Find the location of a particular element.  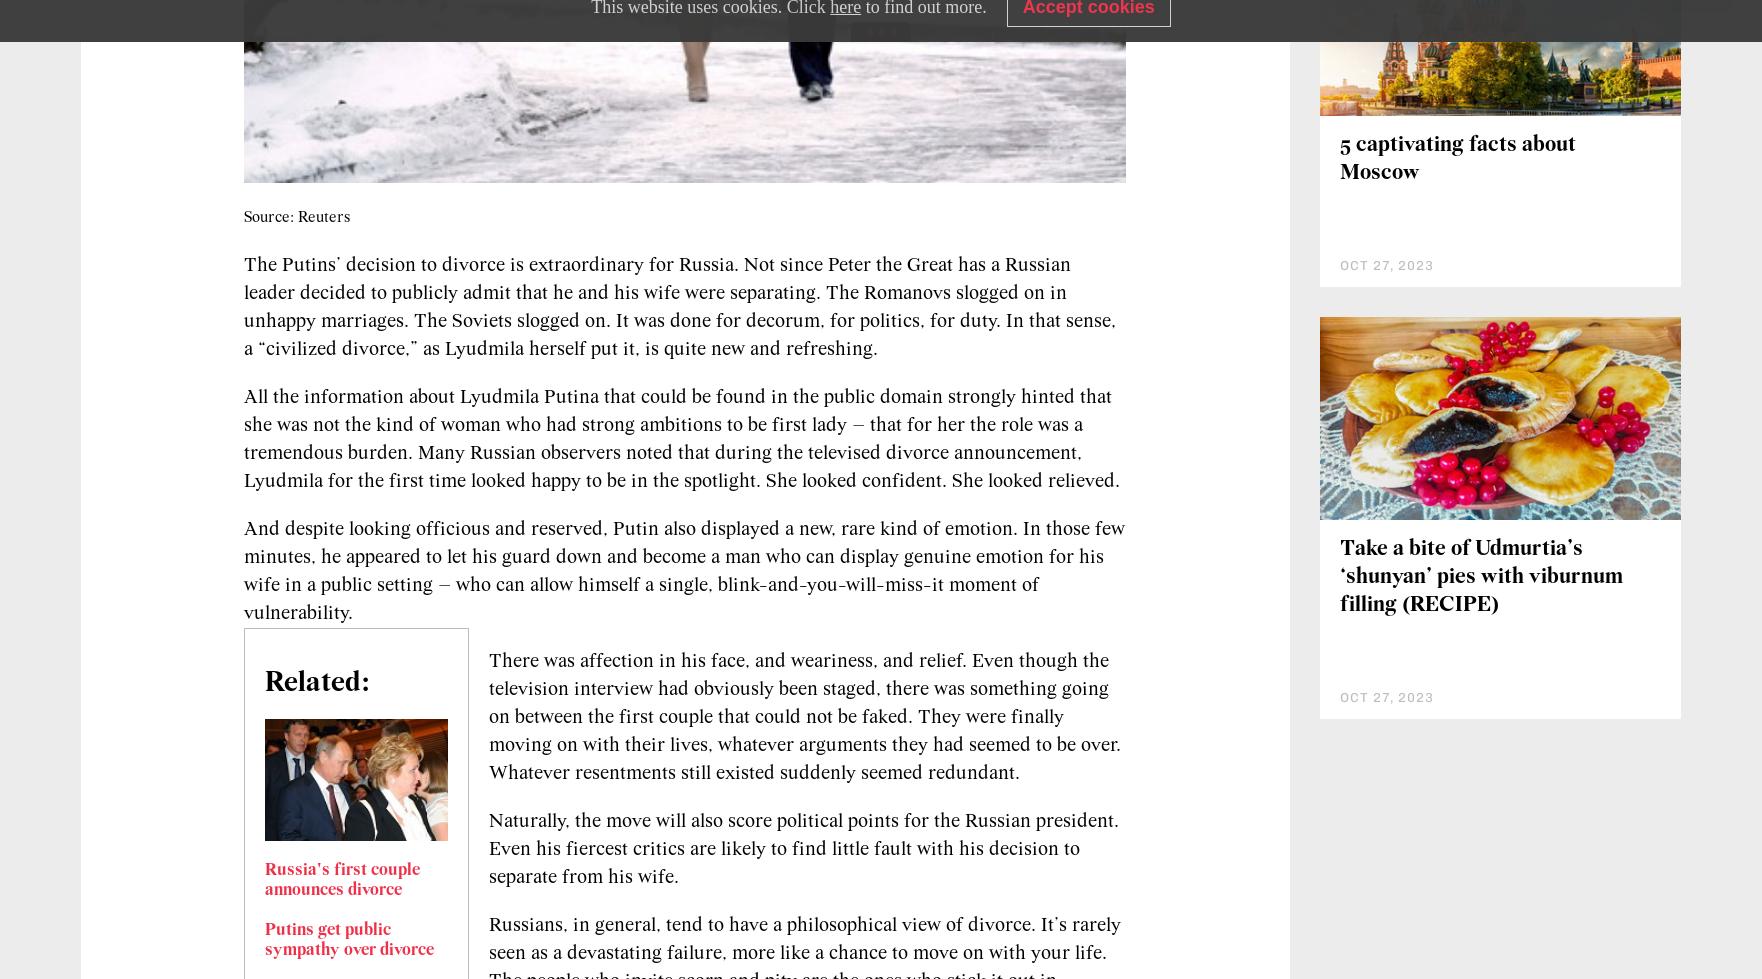

'Source: Reuters' is located at coordinates (297, 217).